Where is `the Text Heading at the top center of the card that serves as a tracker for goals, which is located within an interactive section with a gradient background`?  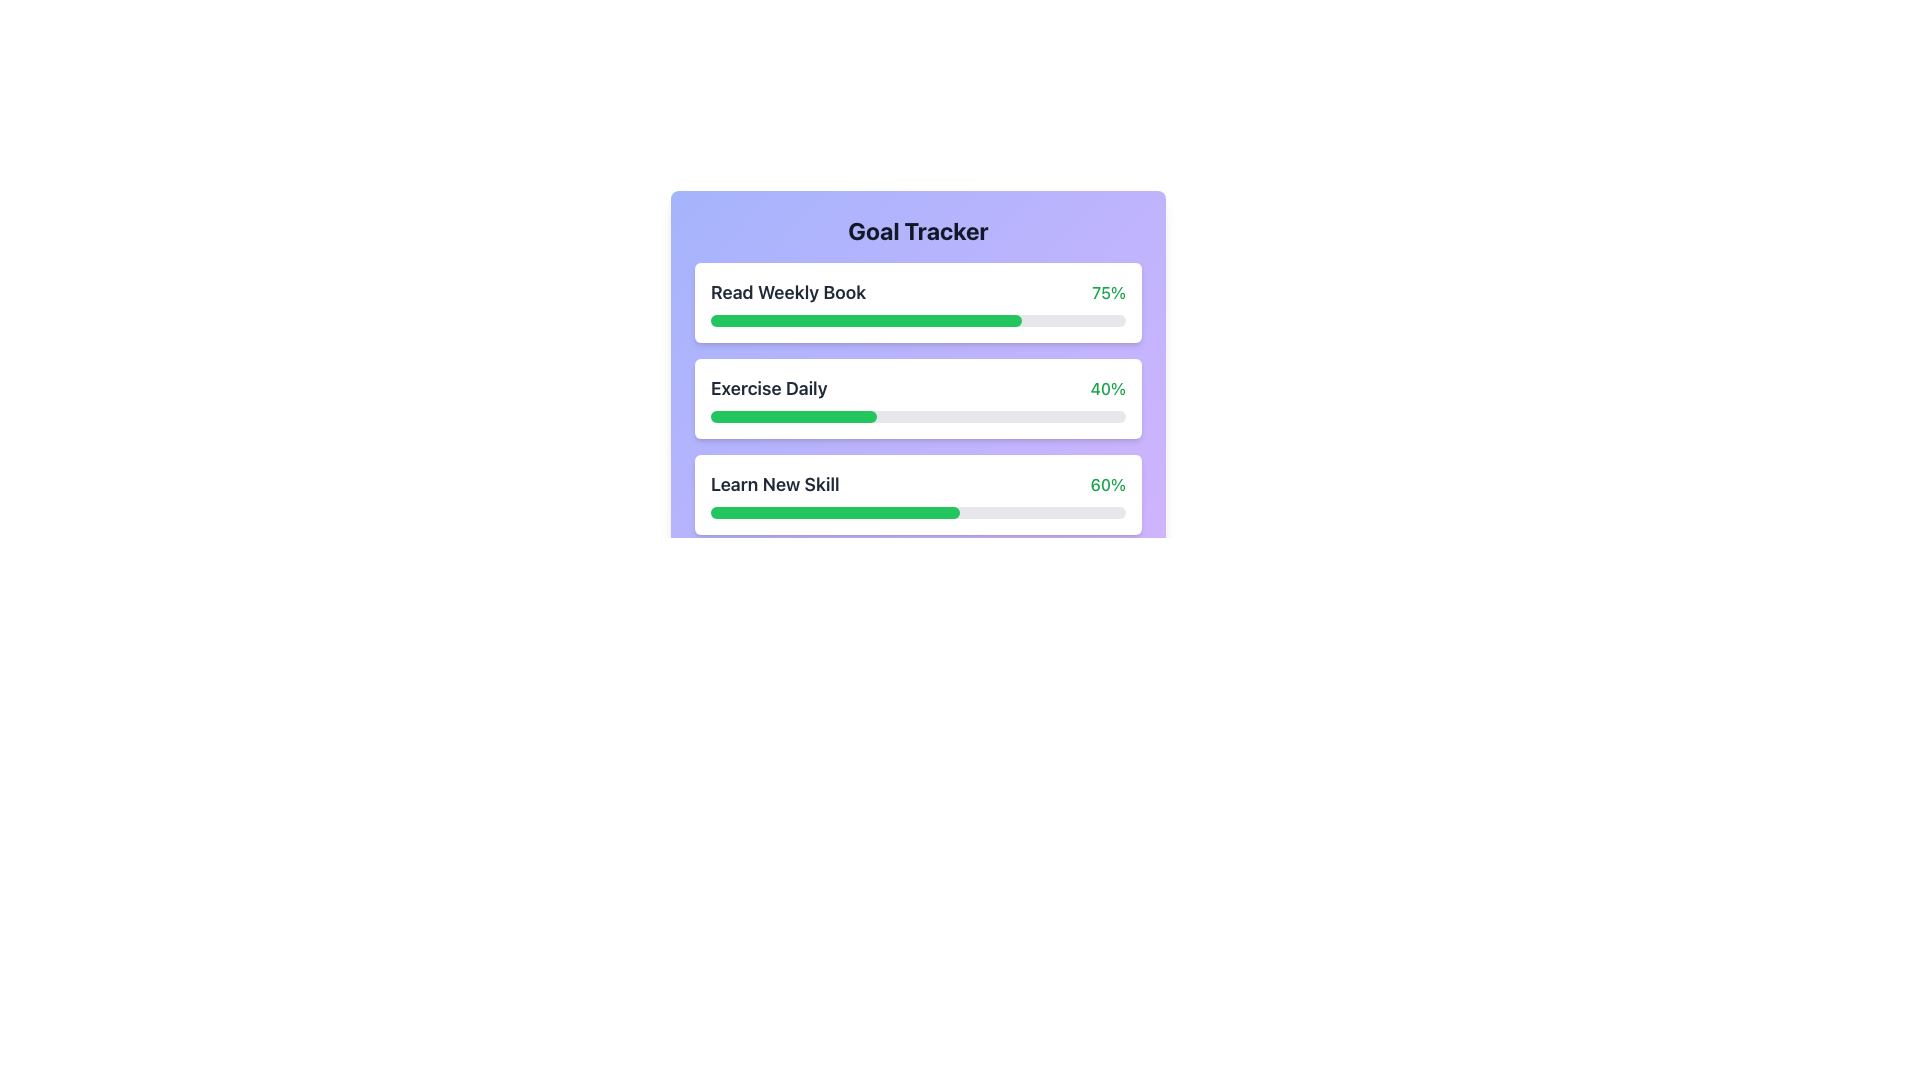 the Text Heading at the top center of the card that serves as a tracker for goals, which is located within an interactive section with a gradient background is located at coordinates (917, 230).